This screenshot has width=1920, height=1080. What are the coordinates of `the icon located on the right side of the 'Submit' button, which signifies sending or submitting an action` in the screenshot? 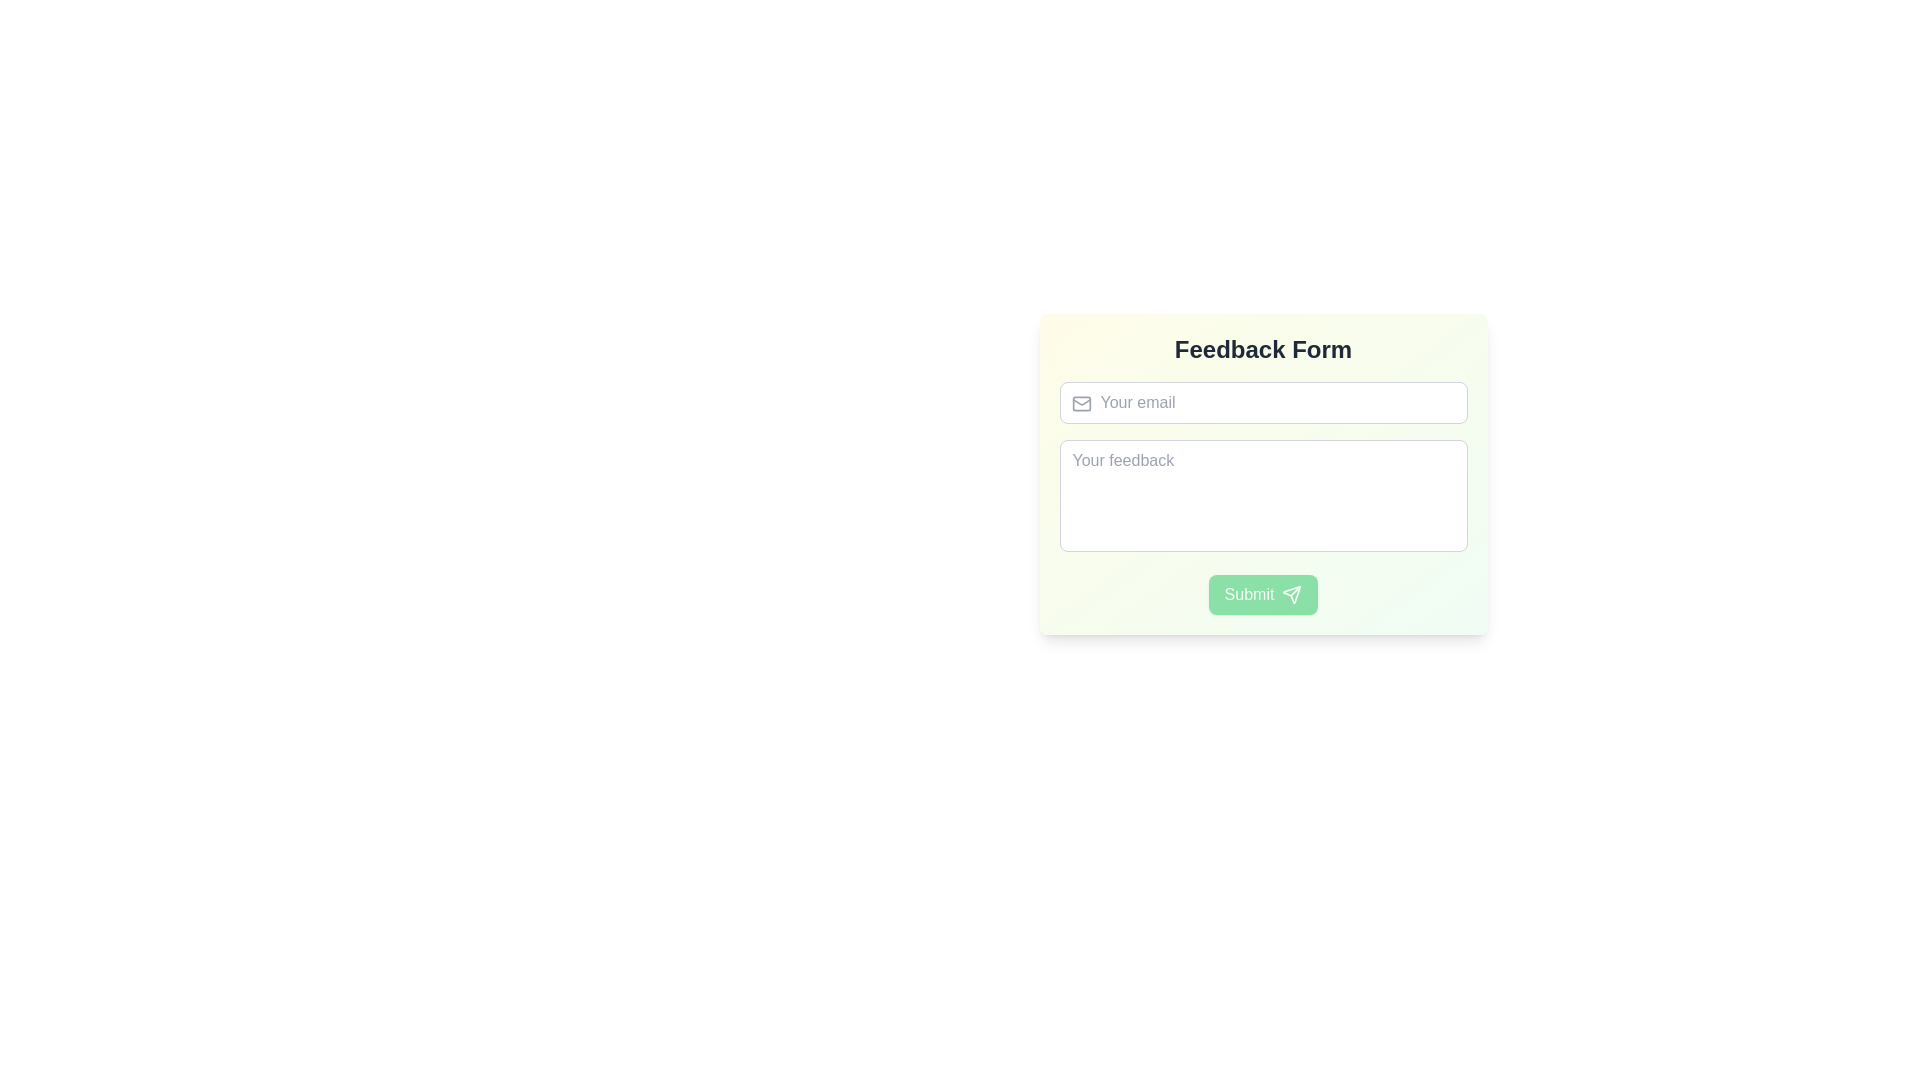 It's located at (1292, 593).